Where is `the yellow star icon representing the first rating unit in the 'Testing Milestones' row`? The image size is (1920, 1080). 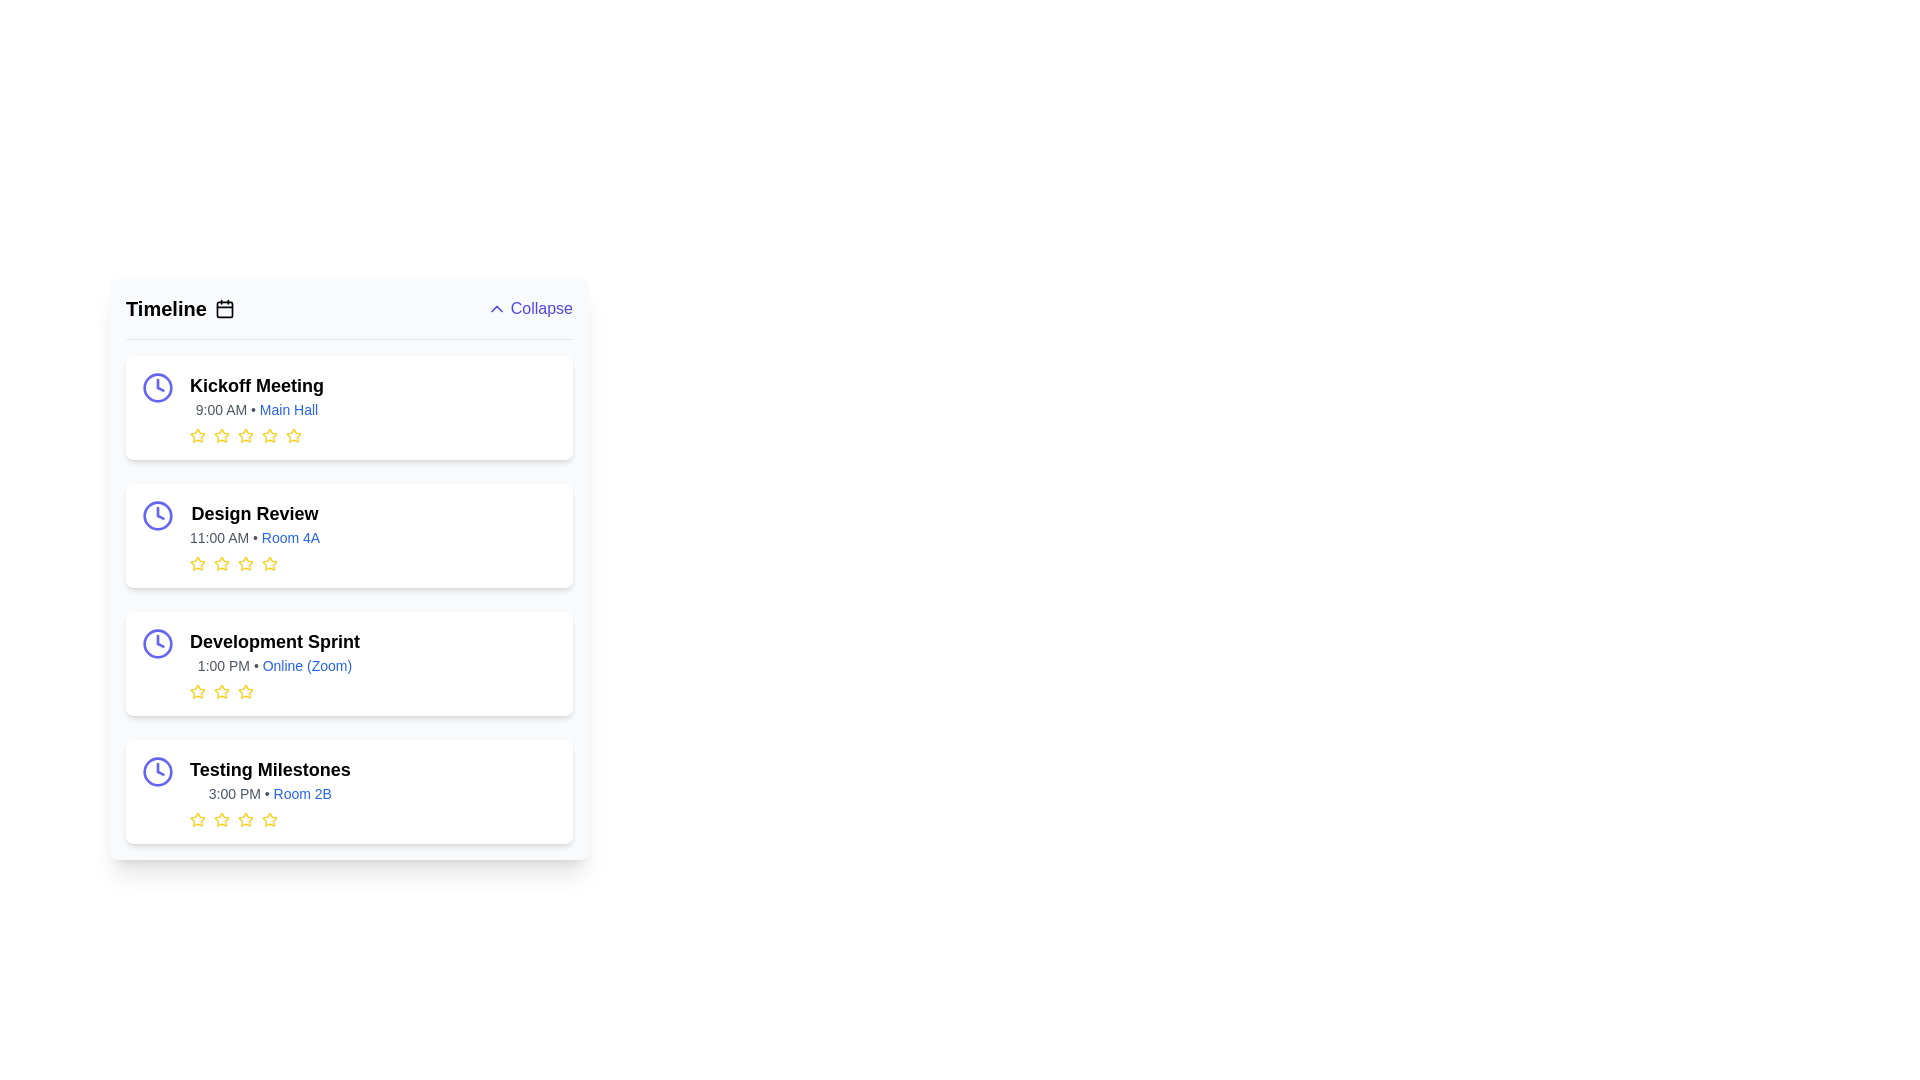 the yellow star icon representing the first rating unit in the 'Testing Milestones' row is located at coordinates (197, 820).